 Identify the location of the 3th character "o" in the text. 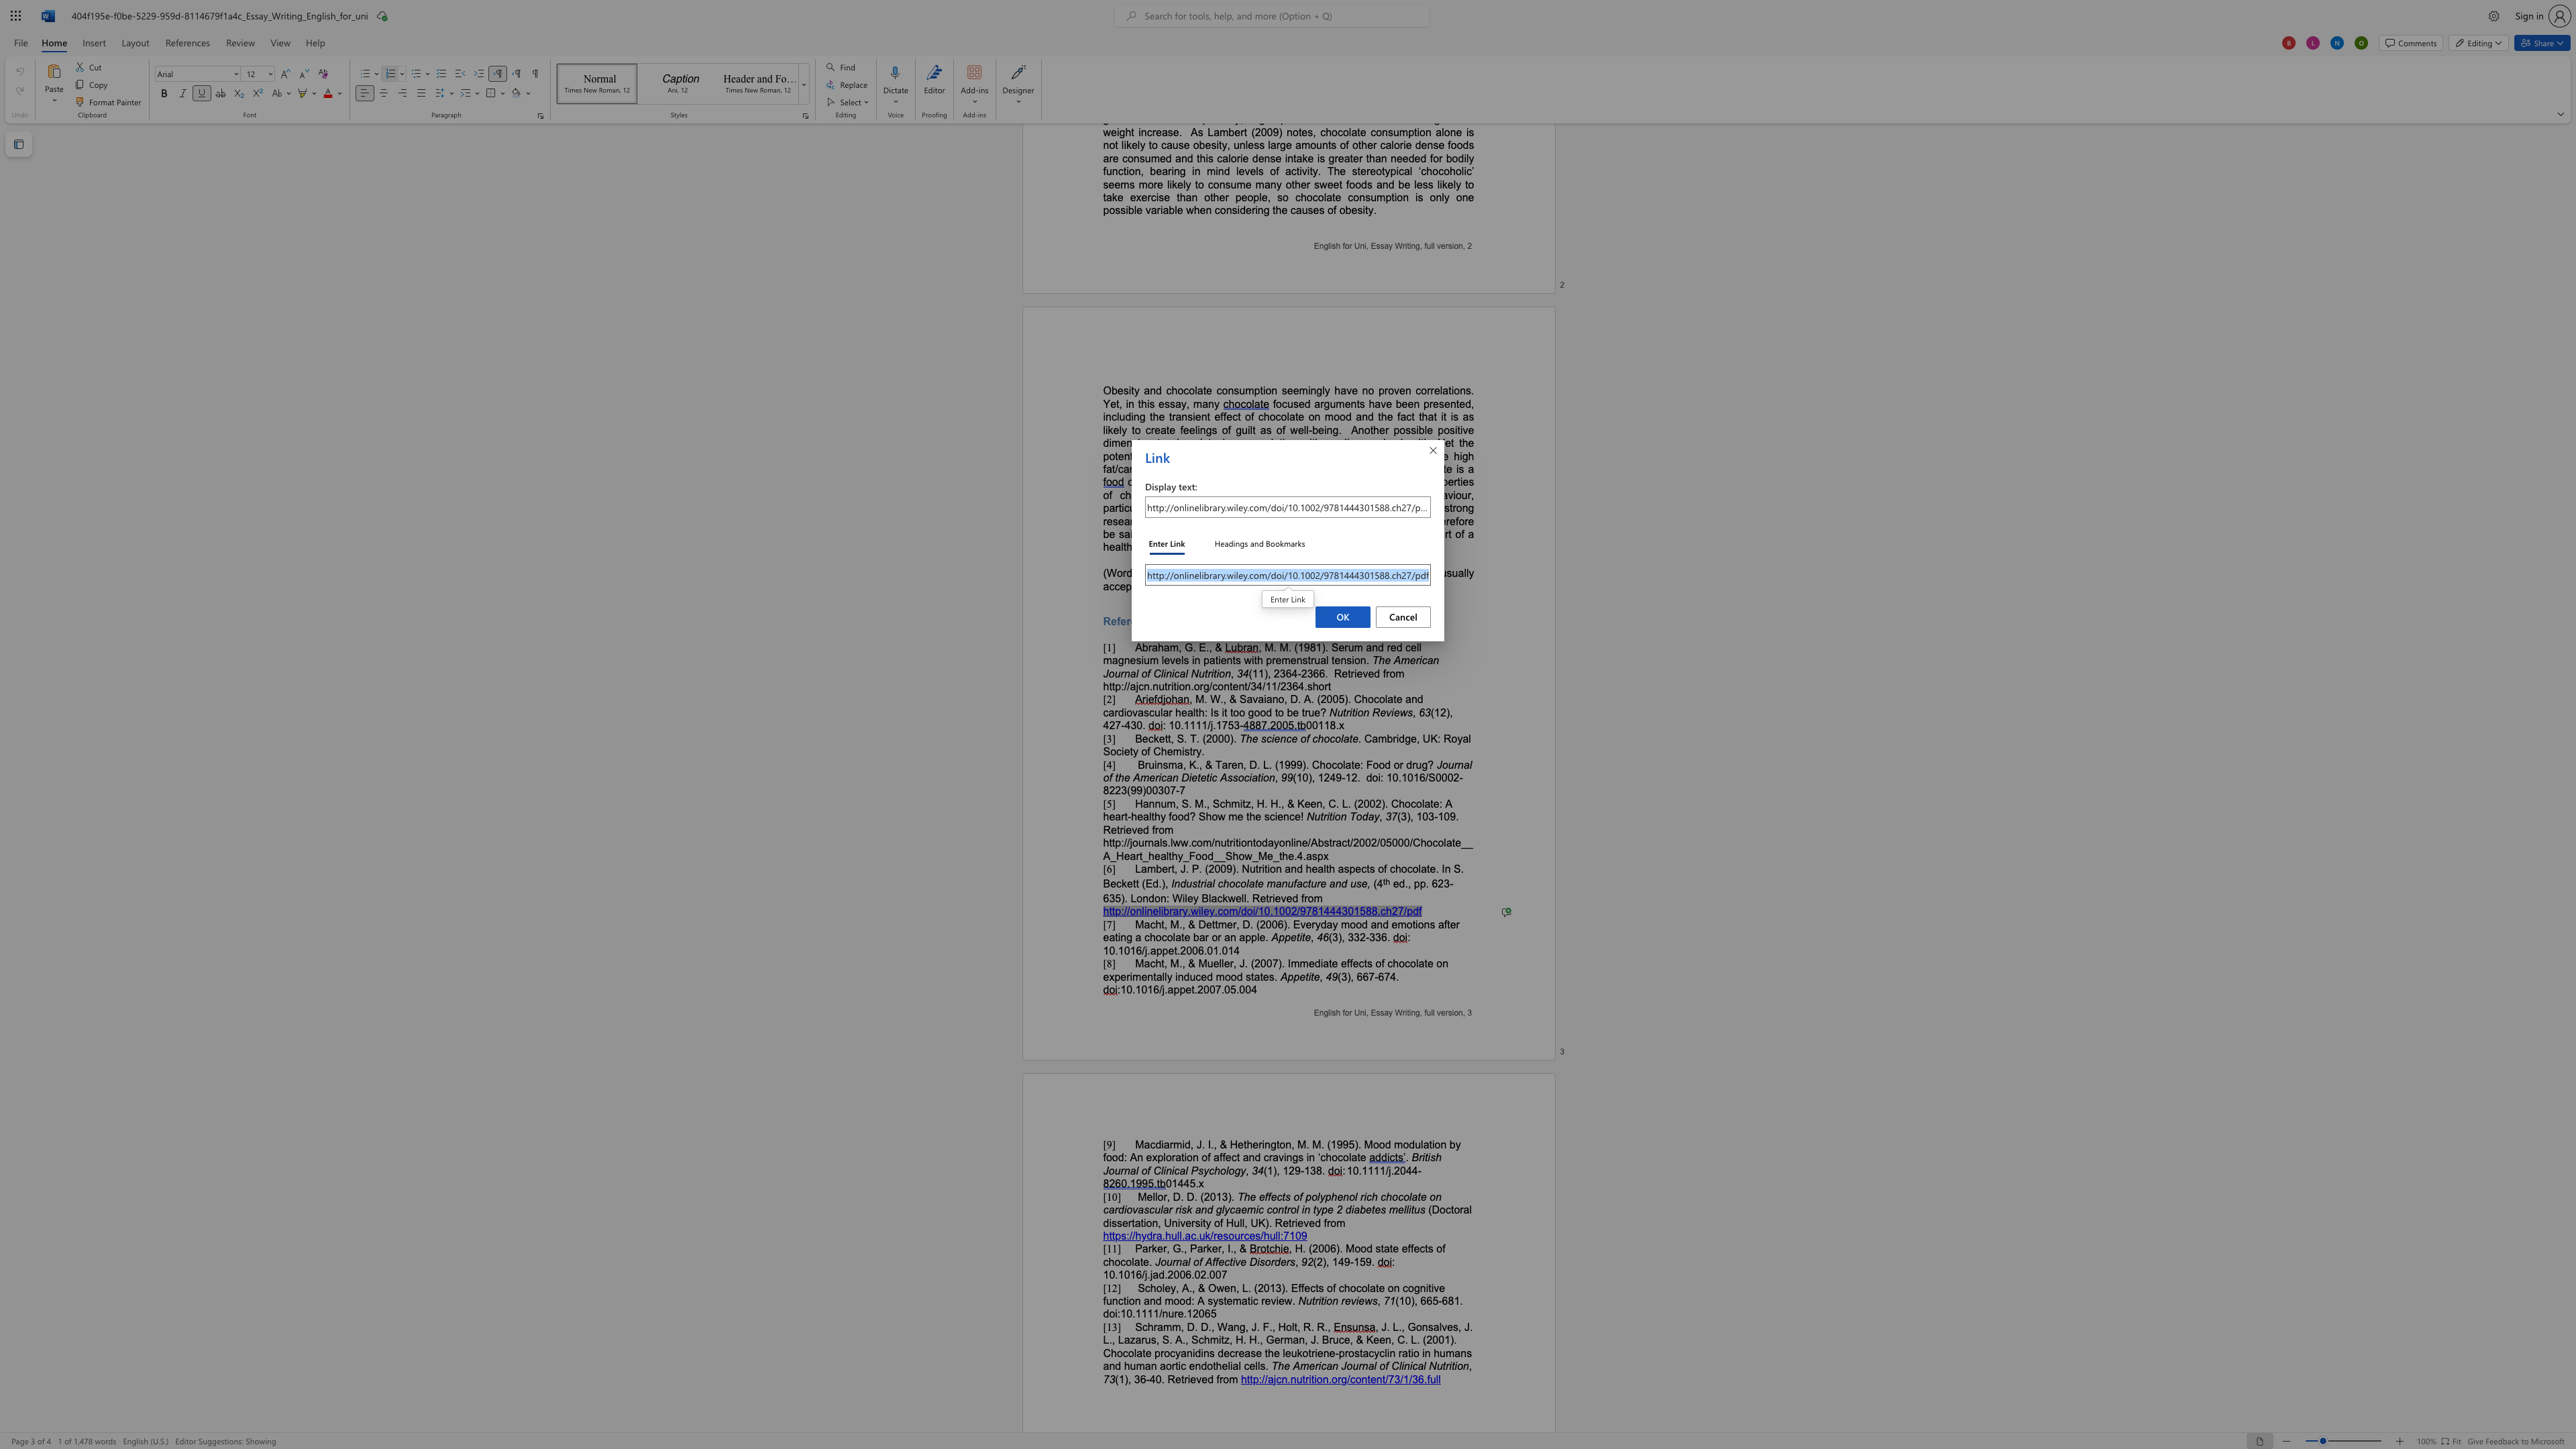
(1458, 1364).